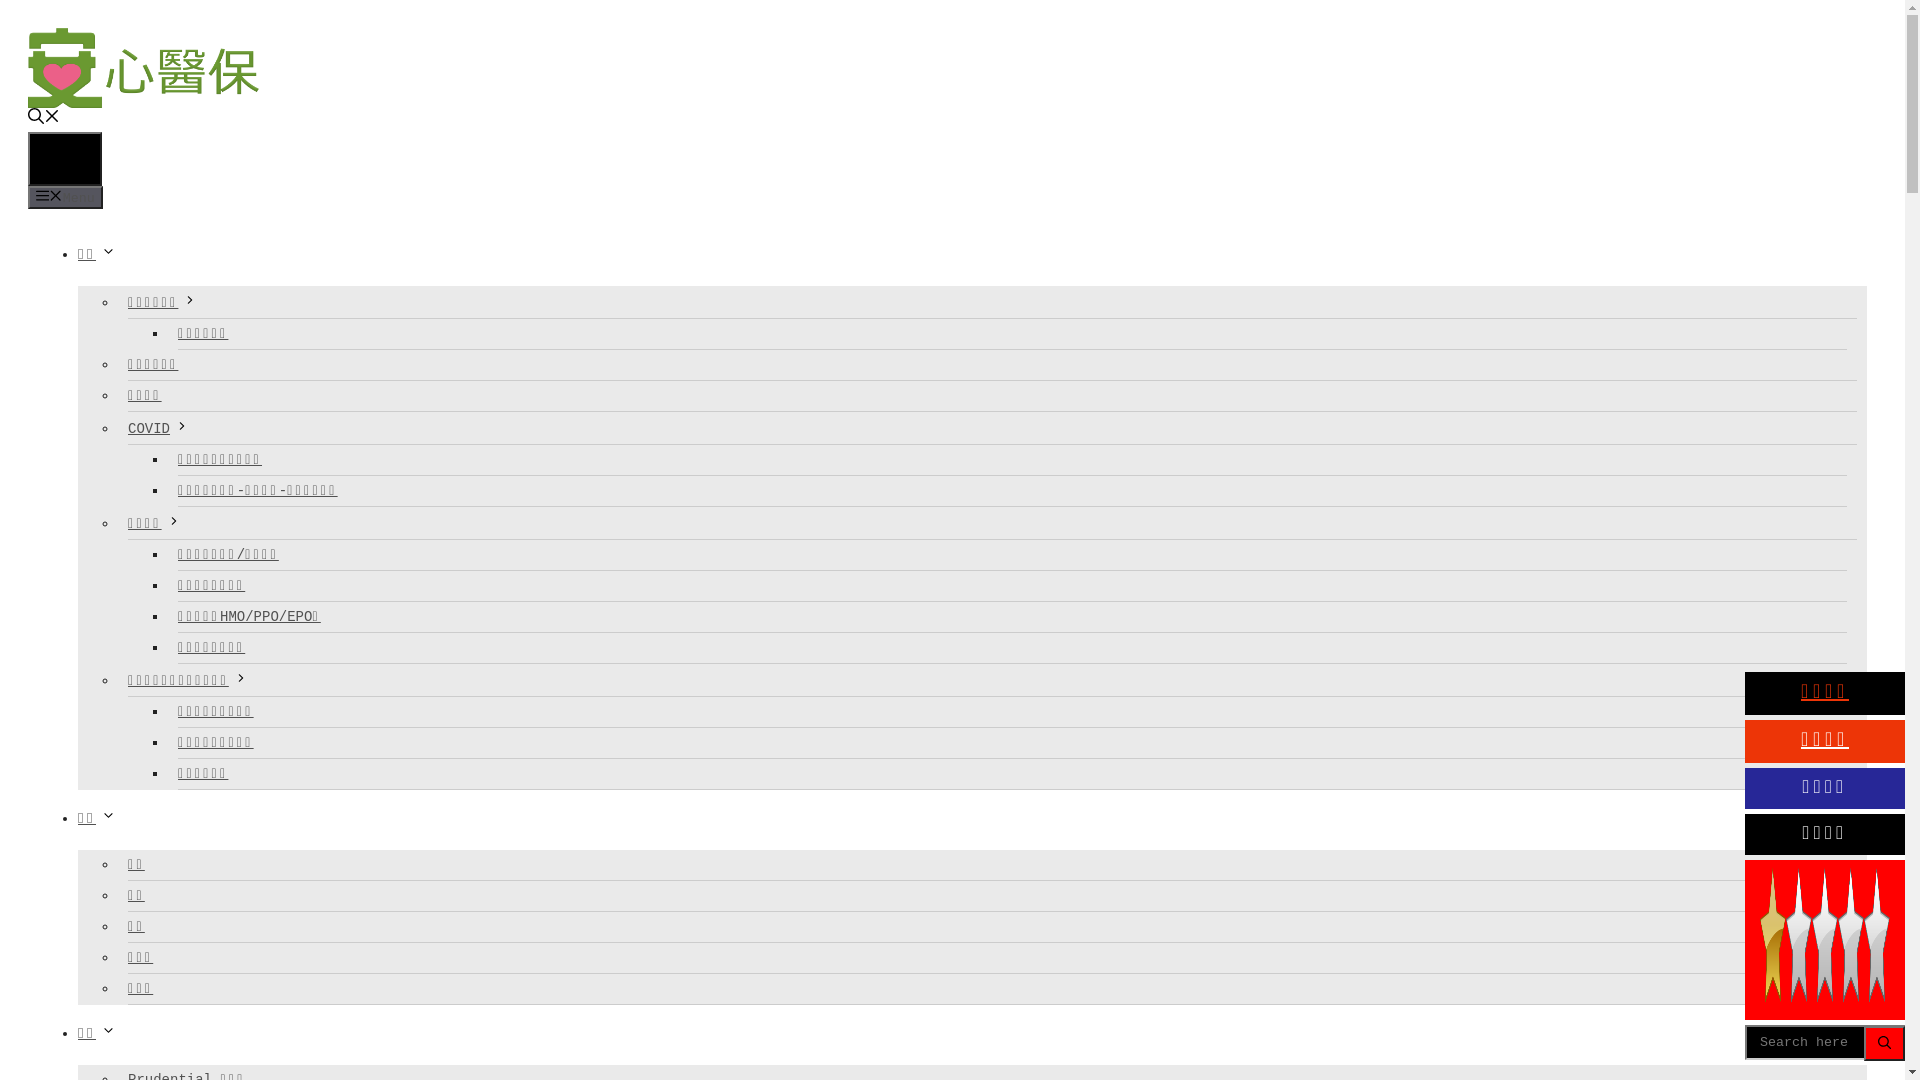 The image size is (1920, 1080). What do you see at coordinates (65, 197) in the screenshot?
I see `'Menu'` at bounding box center [65, 197].